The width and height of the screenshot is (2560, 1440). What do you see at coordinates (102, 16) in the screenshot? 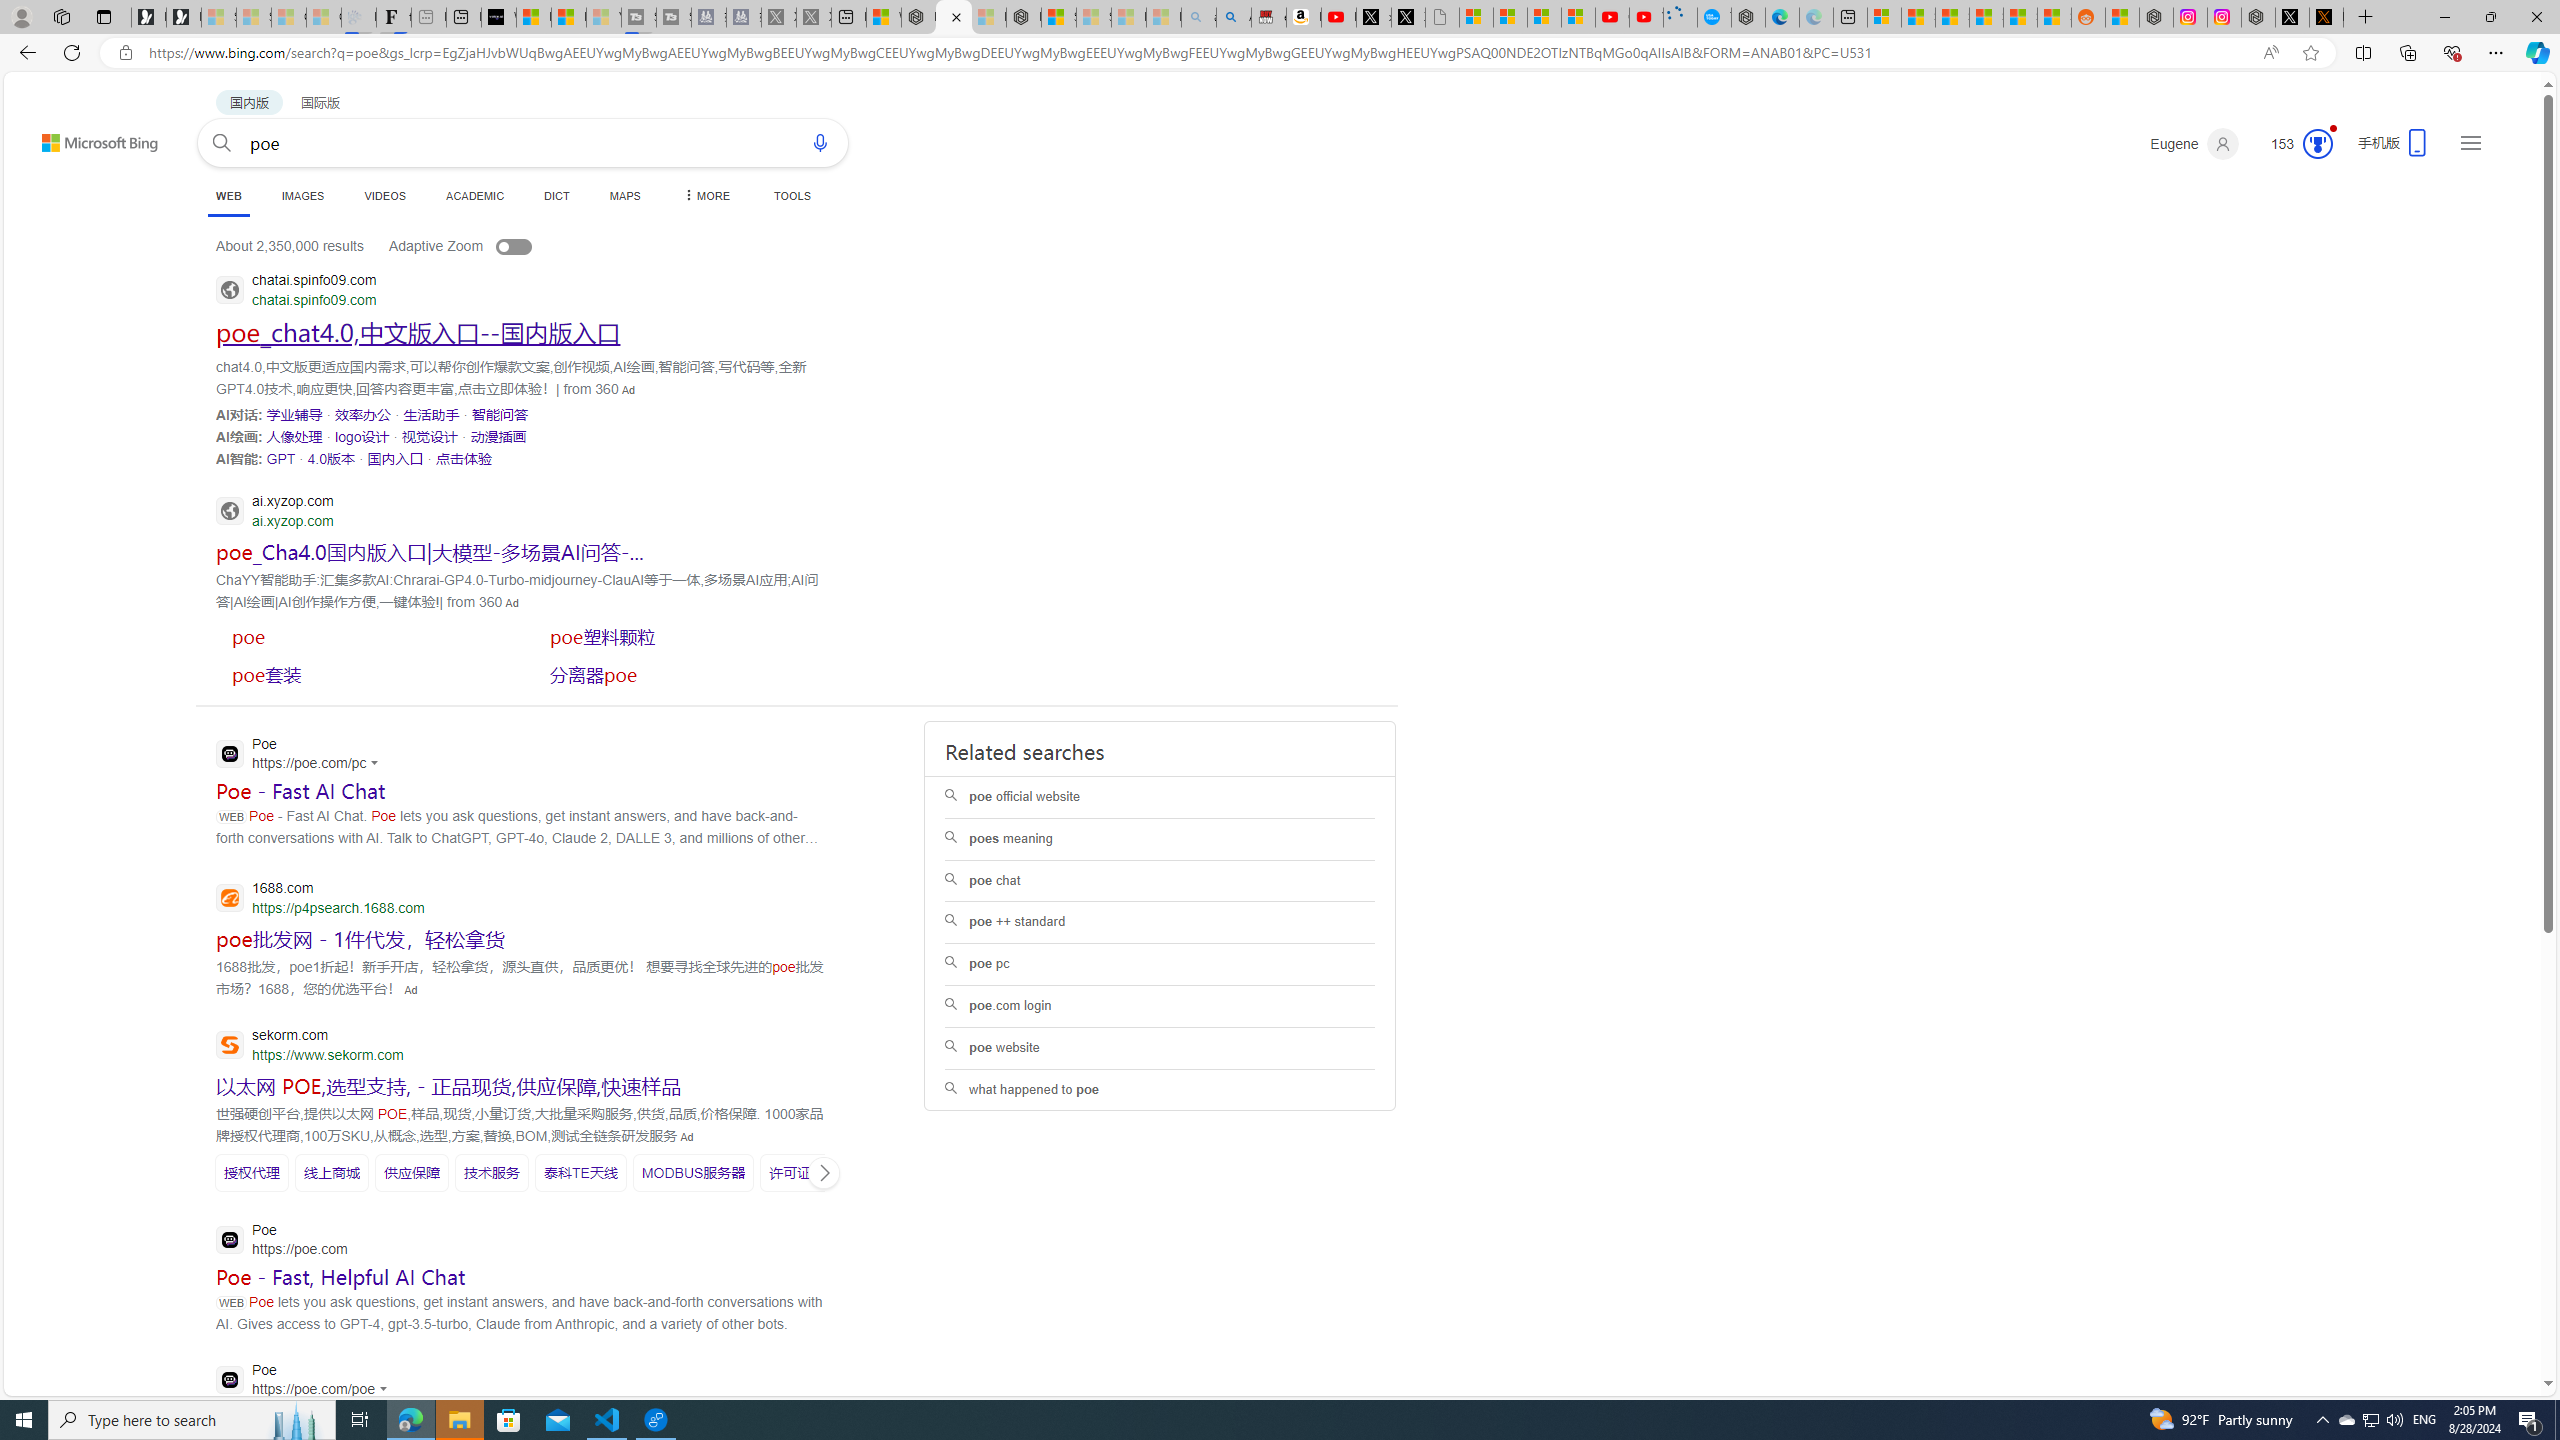
I see `'Tab actions menu'` at bounding box center [102, 16].